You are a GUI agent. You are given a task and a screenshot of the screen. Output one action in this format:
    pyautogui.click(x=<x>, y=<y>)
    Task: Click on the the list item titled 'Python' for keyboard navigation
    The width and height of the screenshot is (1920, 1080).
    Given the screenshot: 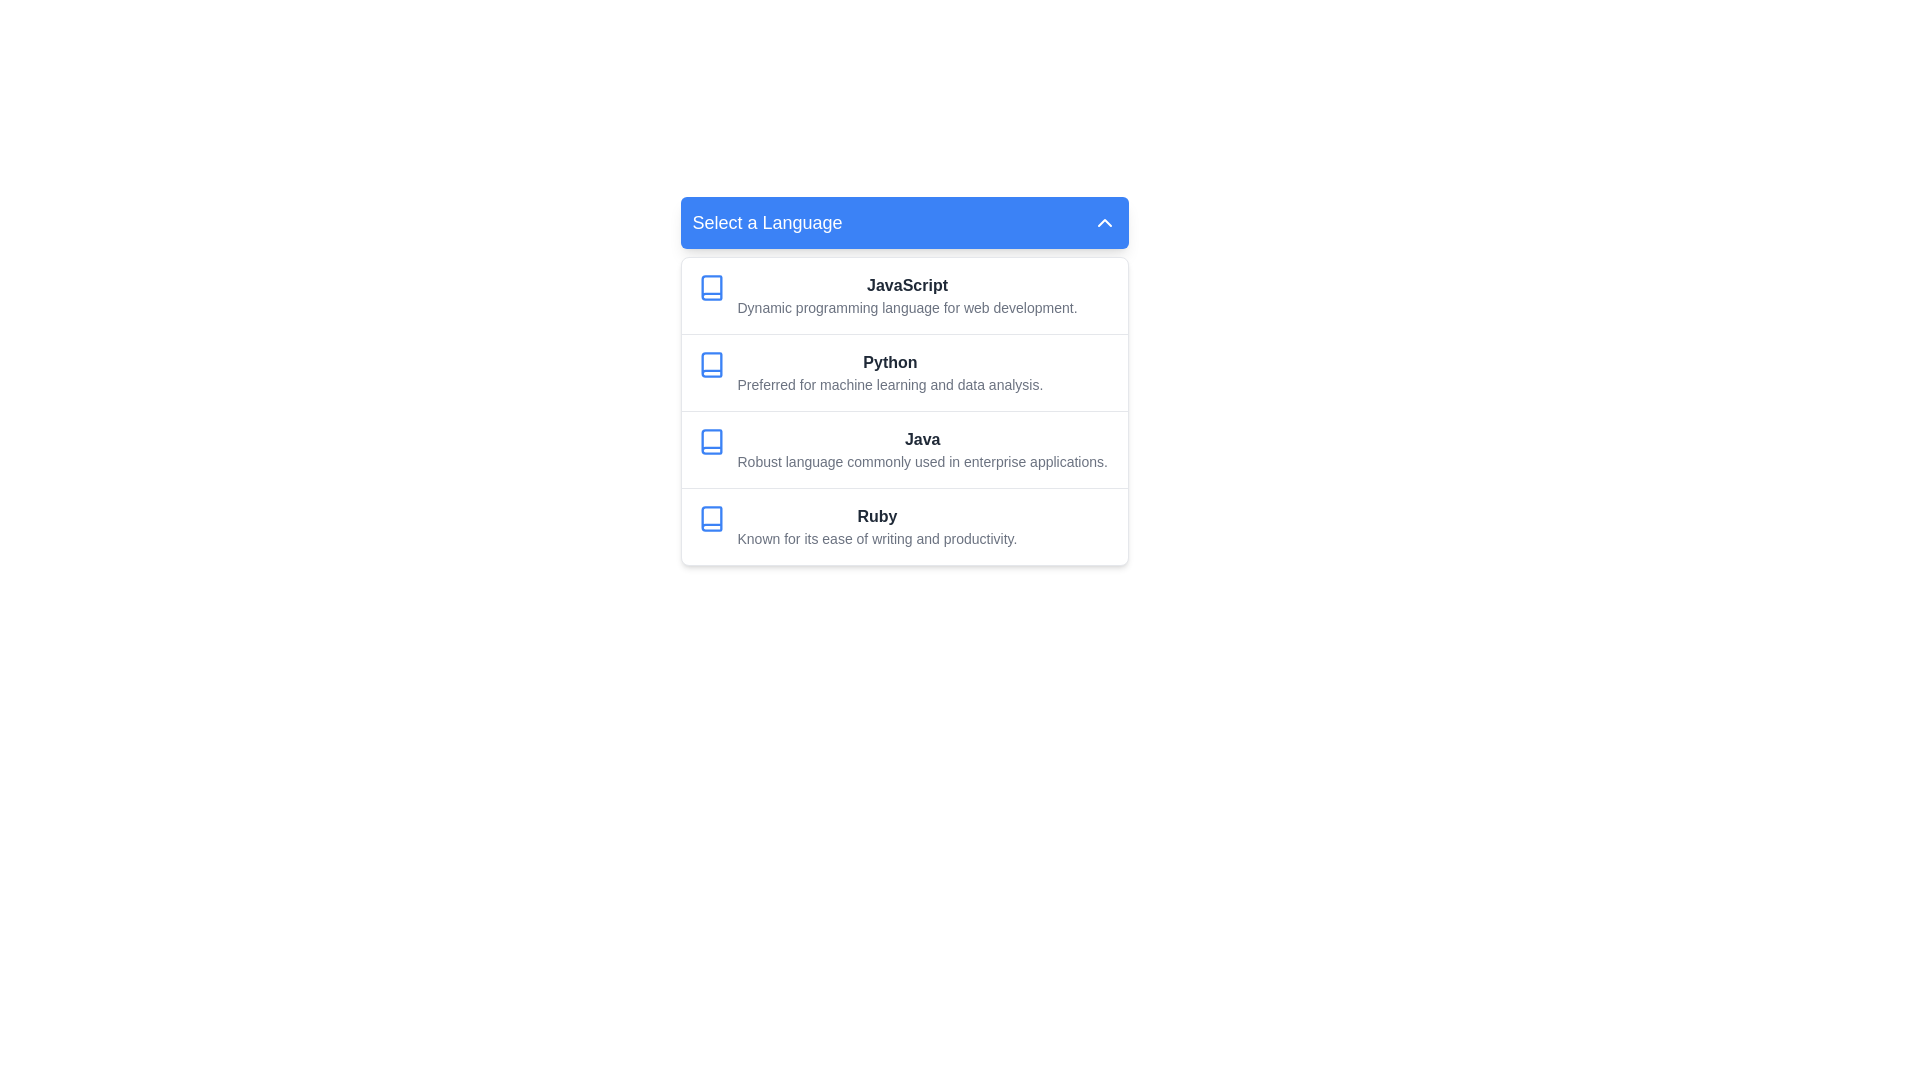 What is the action you would take?
    pyautogui.click(x=889, y=373)
    